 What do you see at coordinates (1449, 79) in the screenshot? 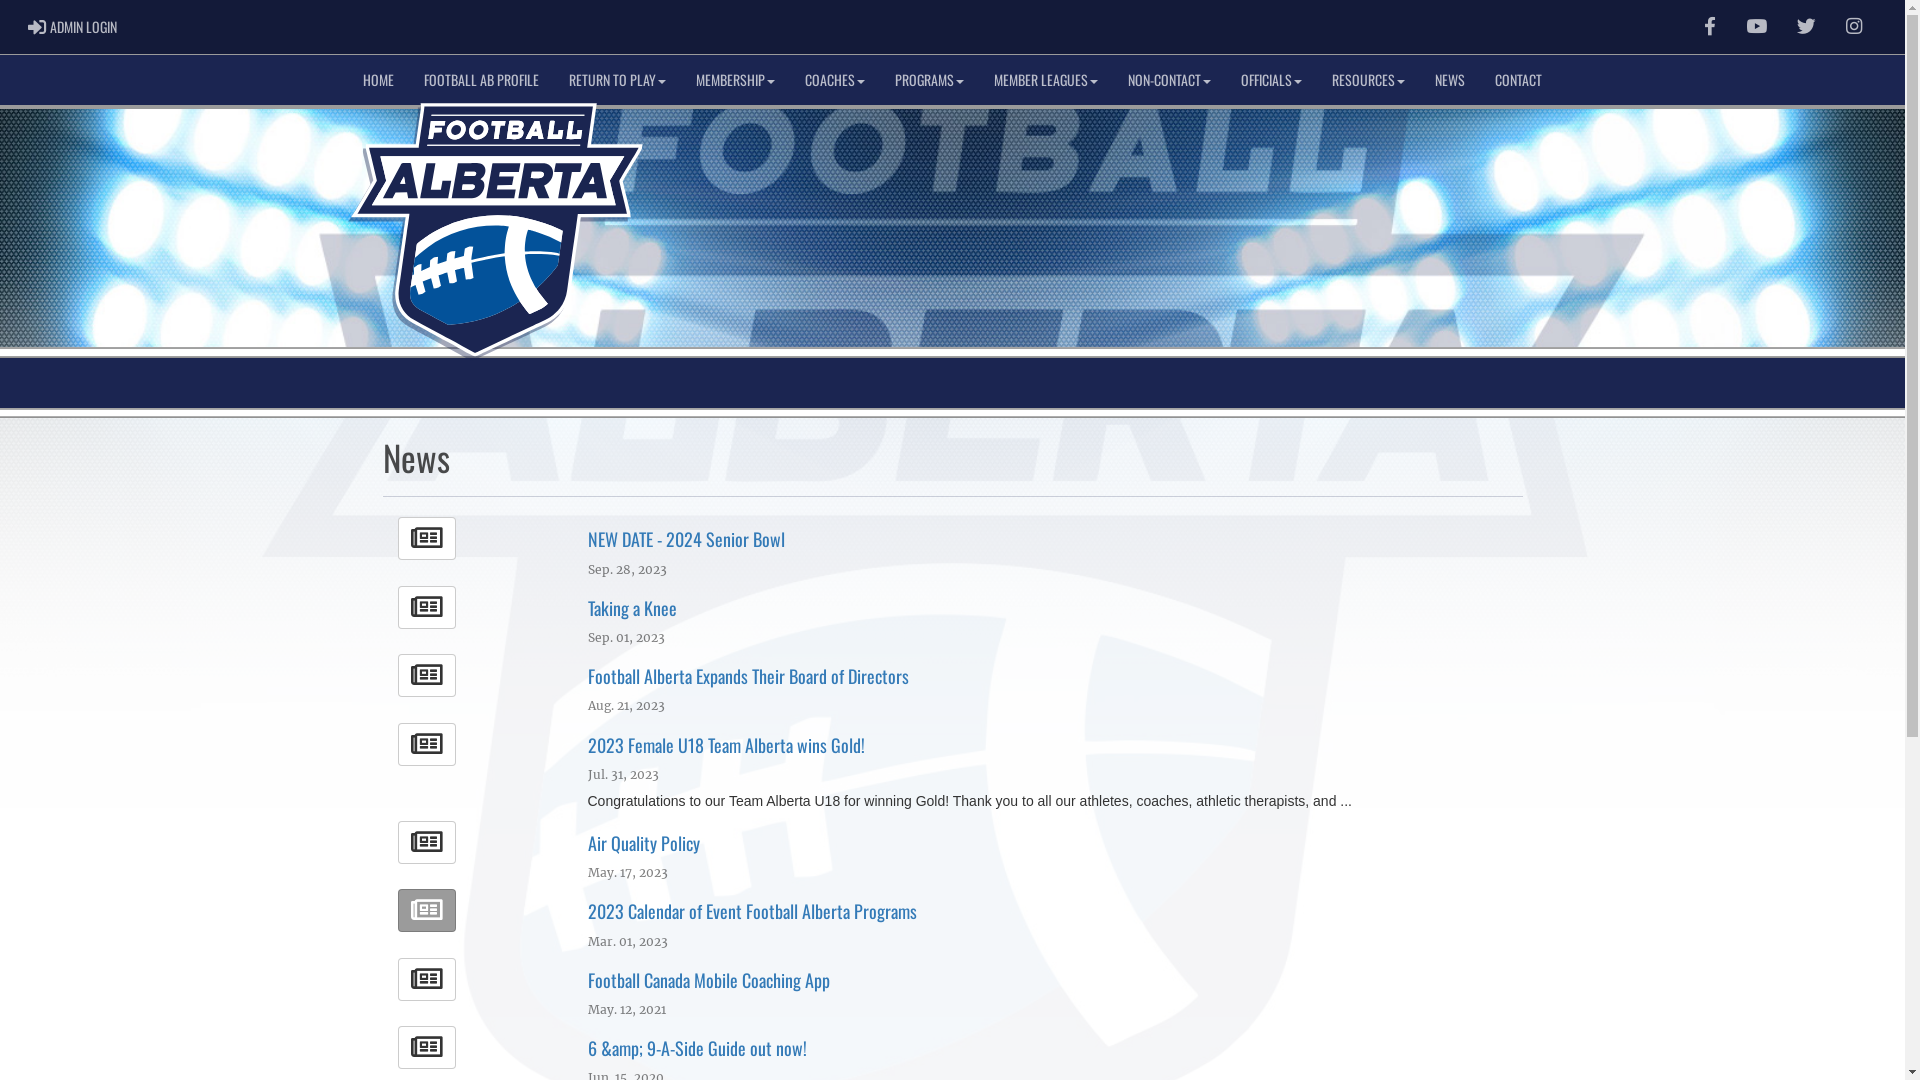
I see `'NEWS'` at bounding box center [1449, 79].